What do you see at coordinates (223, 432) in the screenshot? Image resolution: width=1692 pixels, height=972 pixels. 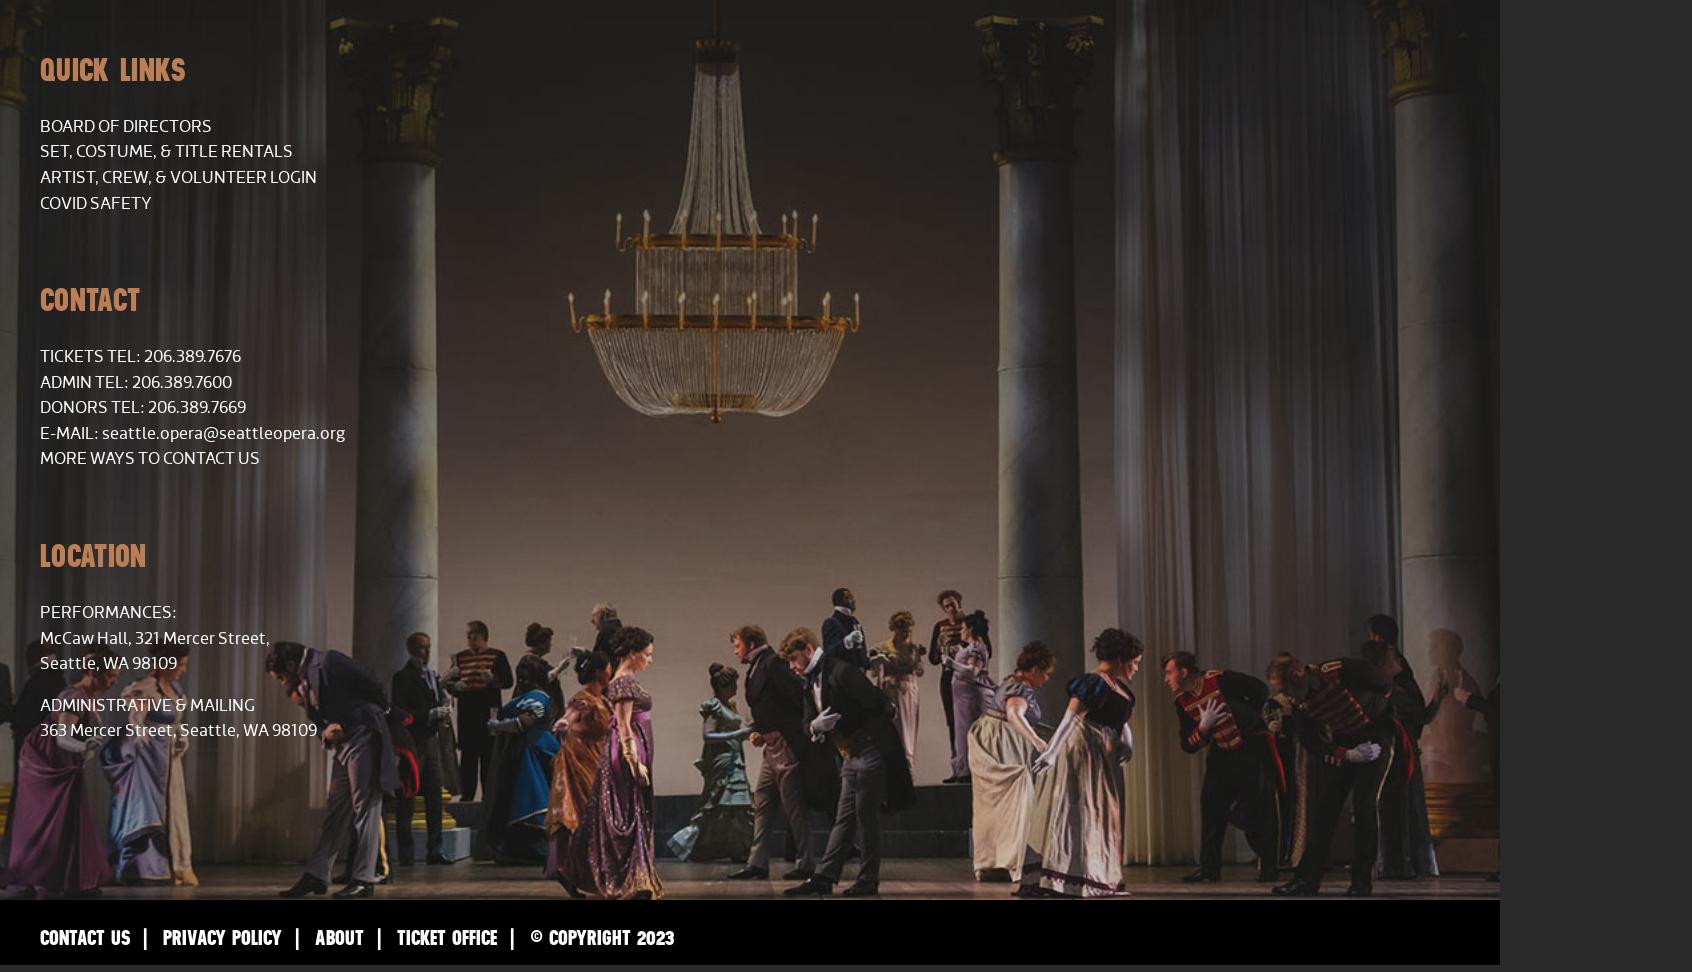 I see `'seattle.opera@seattleopera.org'` at bounding box center [223, 432].